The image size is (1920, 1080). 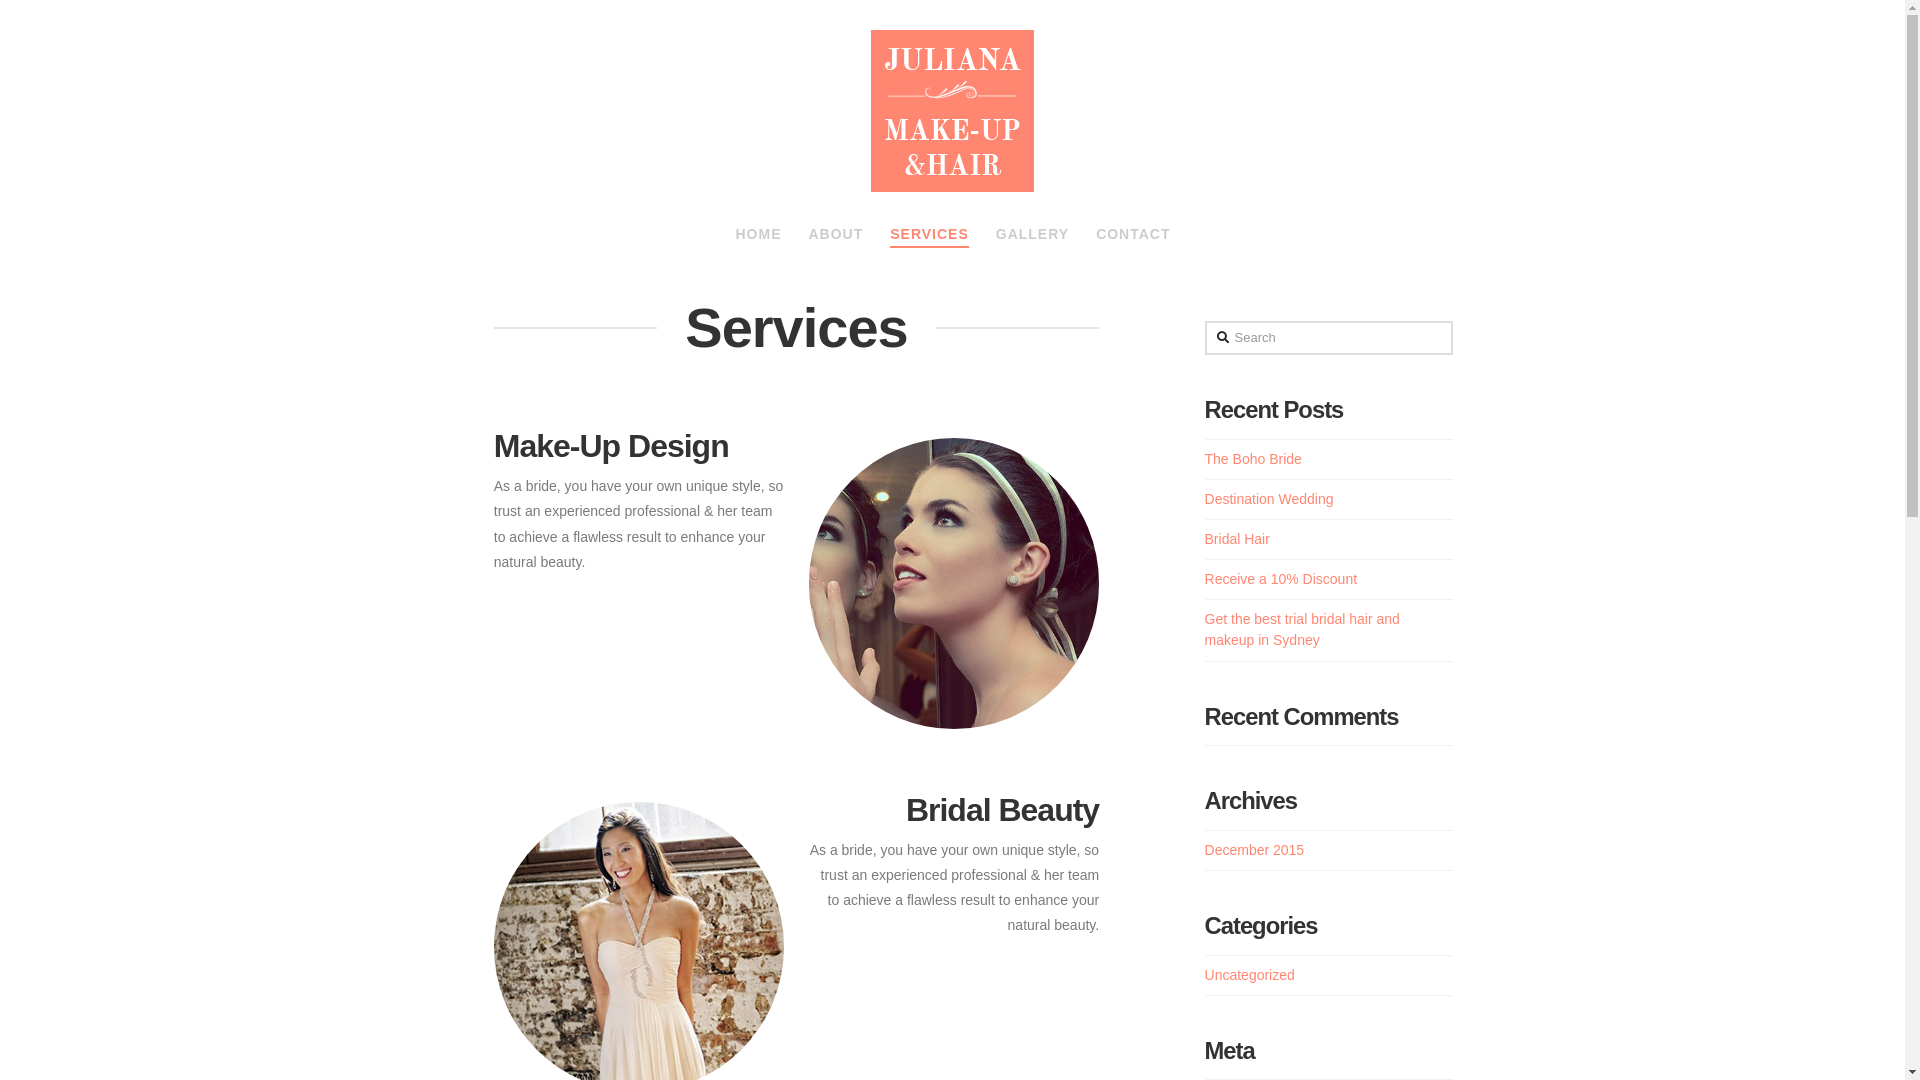 What do you see at coordinates (1132, 235) in the screenshot?
I see `'CONTACT'` at bounding box center [1132, 235].